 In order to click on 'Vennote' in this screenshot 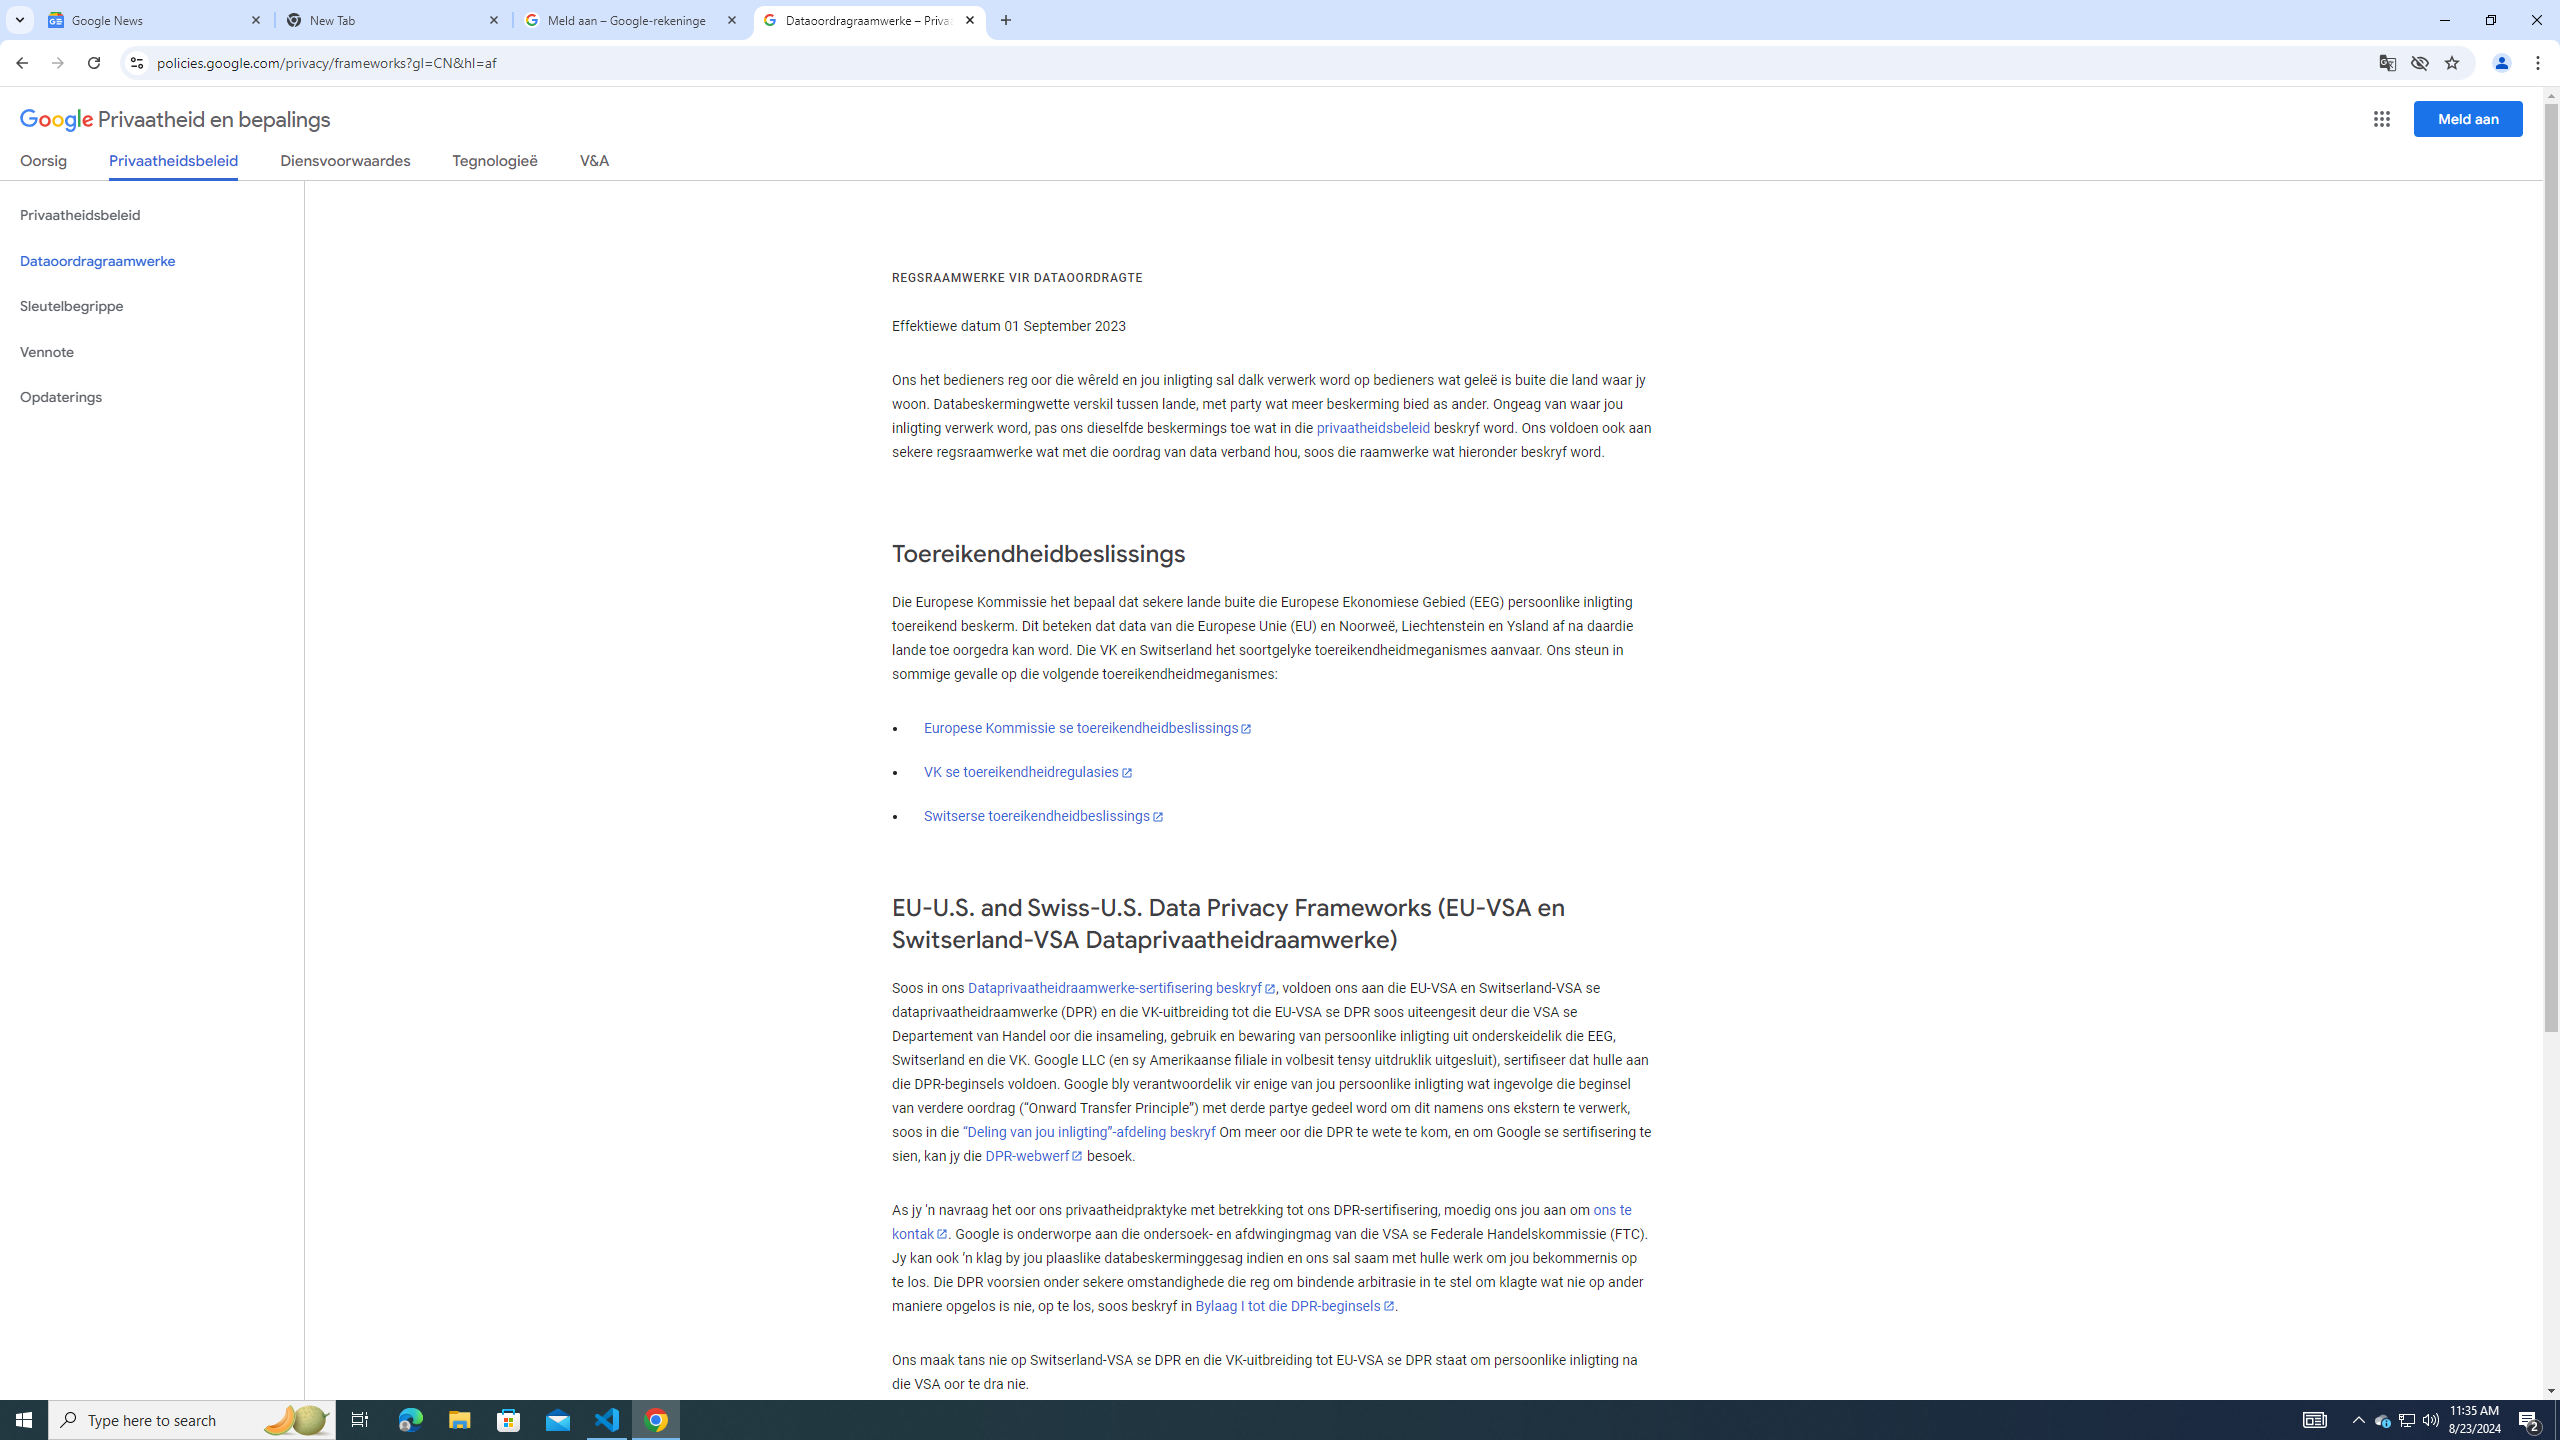, I will do `click(151, 352)`.